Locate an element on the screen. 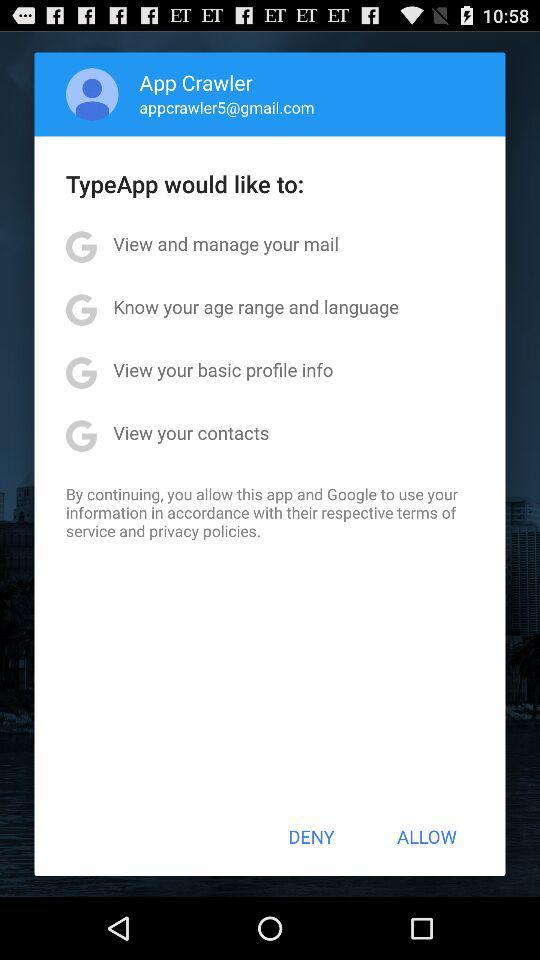  the appcrawler5@gmail.com app is located at coordinates (226, 107).